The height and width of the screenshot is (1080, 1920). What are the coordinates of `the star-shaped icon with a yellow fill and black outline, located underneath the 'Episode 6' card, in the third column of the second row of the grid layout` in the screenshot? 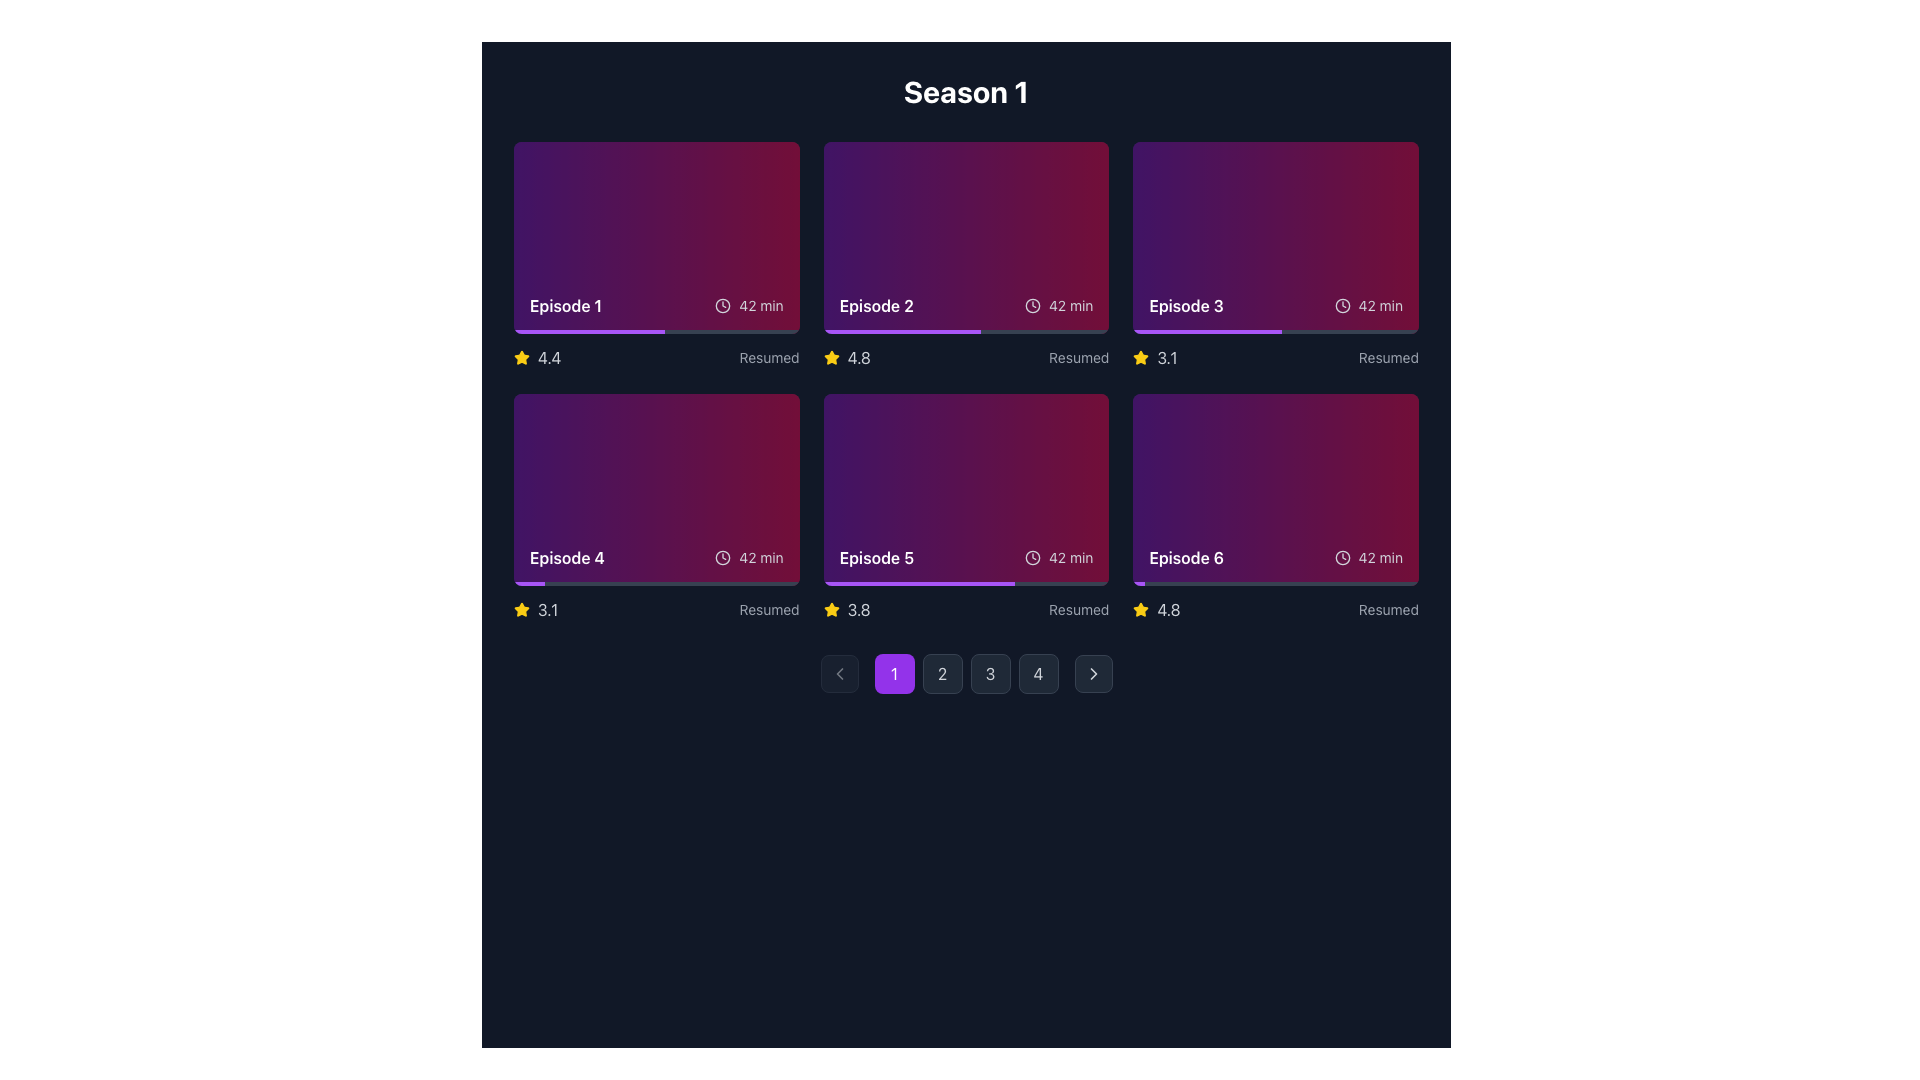 It's located at (522, 608).